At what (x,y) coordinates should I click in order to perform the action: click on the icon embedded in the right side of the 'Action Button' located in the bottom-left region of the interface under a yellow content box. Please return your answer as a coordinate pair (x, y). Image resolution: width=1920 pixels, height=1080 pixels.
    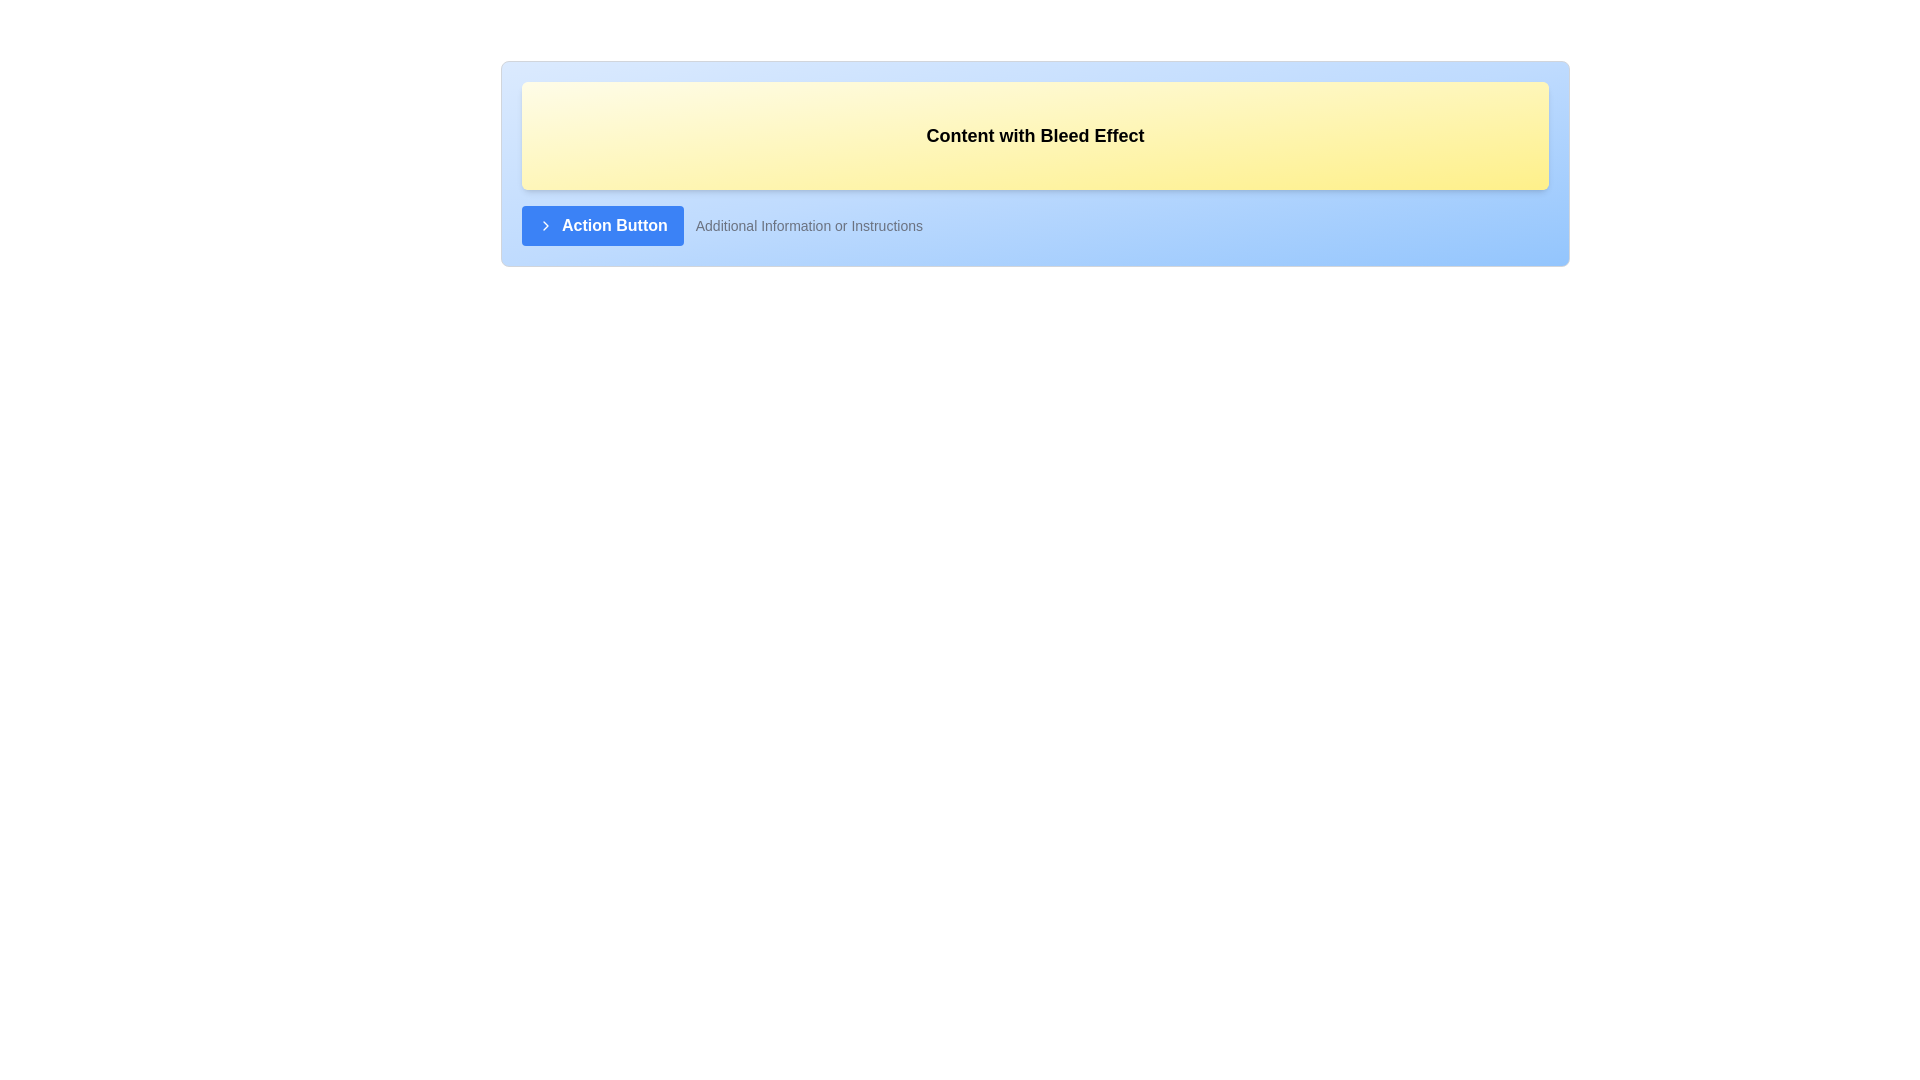
    Looking at the image, I should click on (546, 225).